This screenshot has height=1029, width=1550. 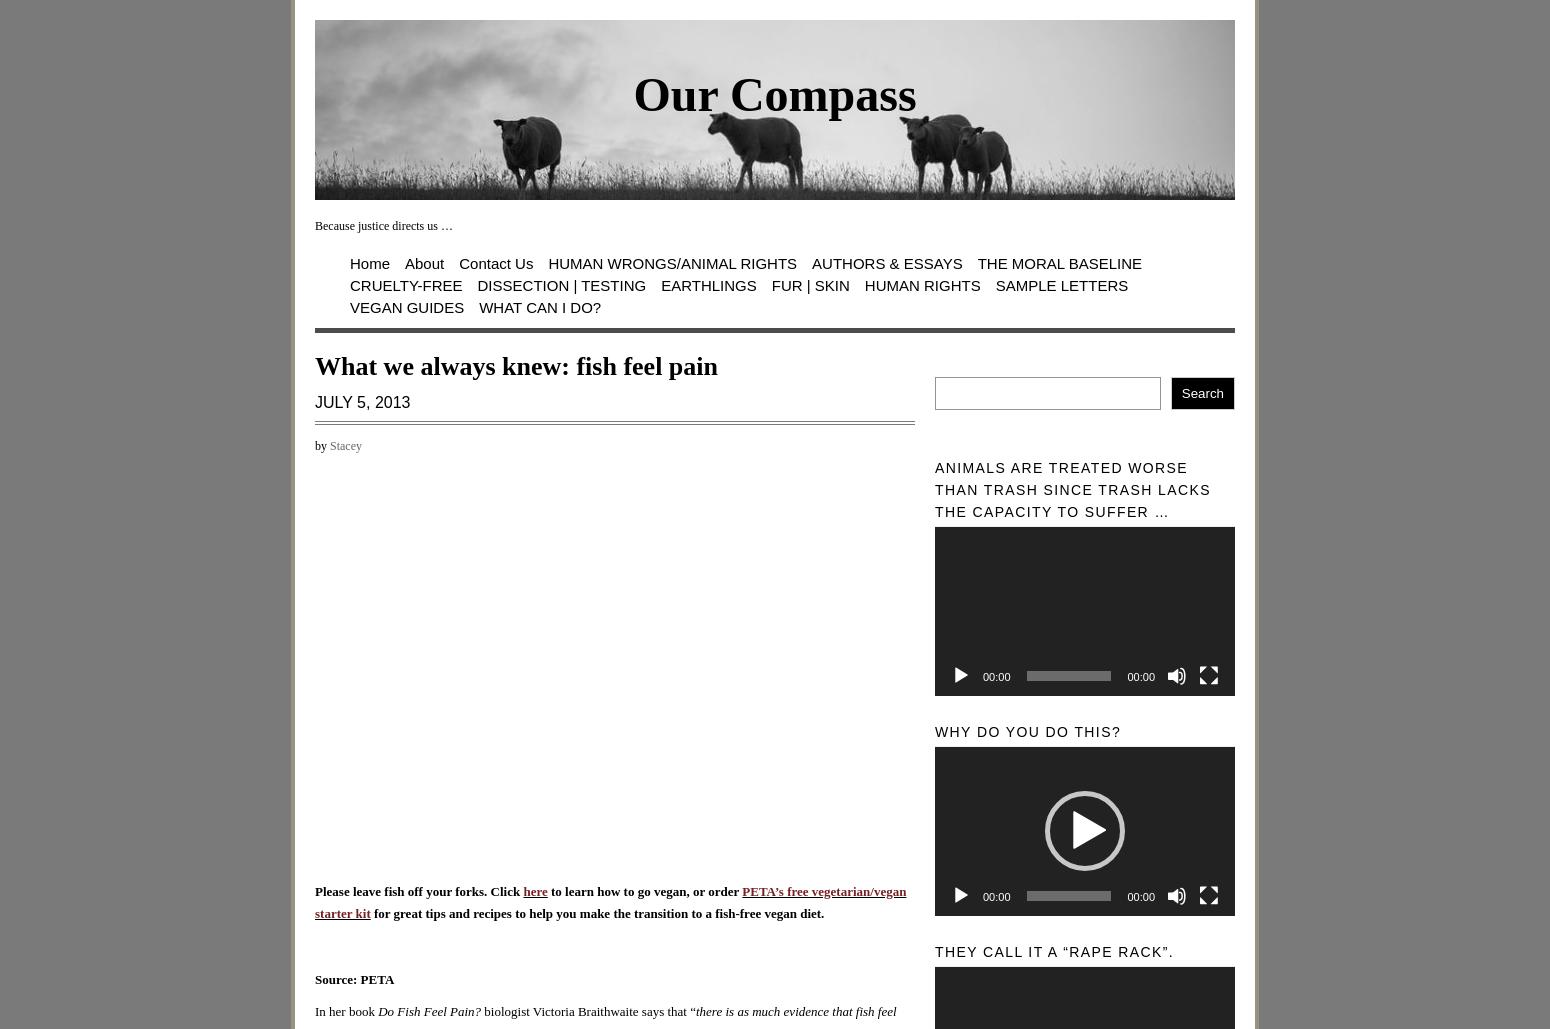 I want to click on 'Why do you do this?', so click(x=933, y=730).